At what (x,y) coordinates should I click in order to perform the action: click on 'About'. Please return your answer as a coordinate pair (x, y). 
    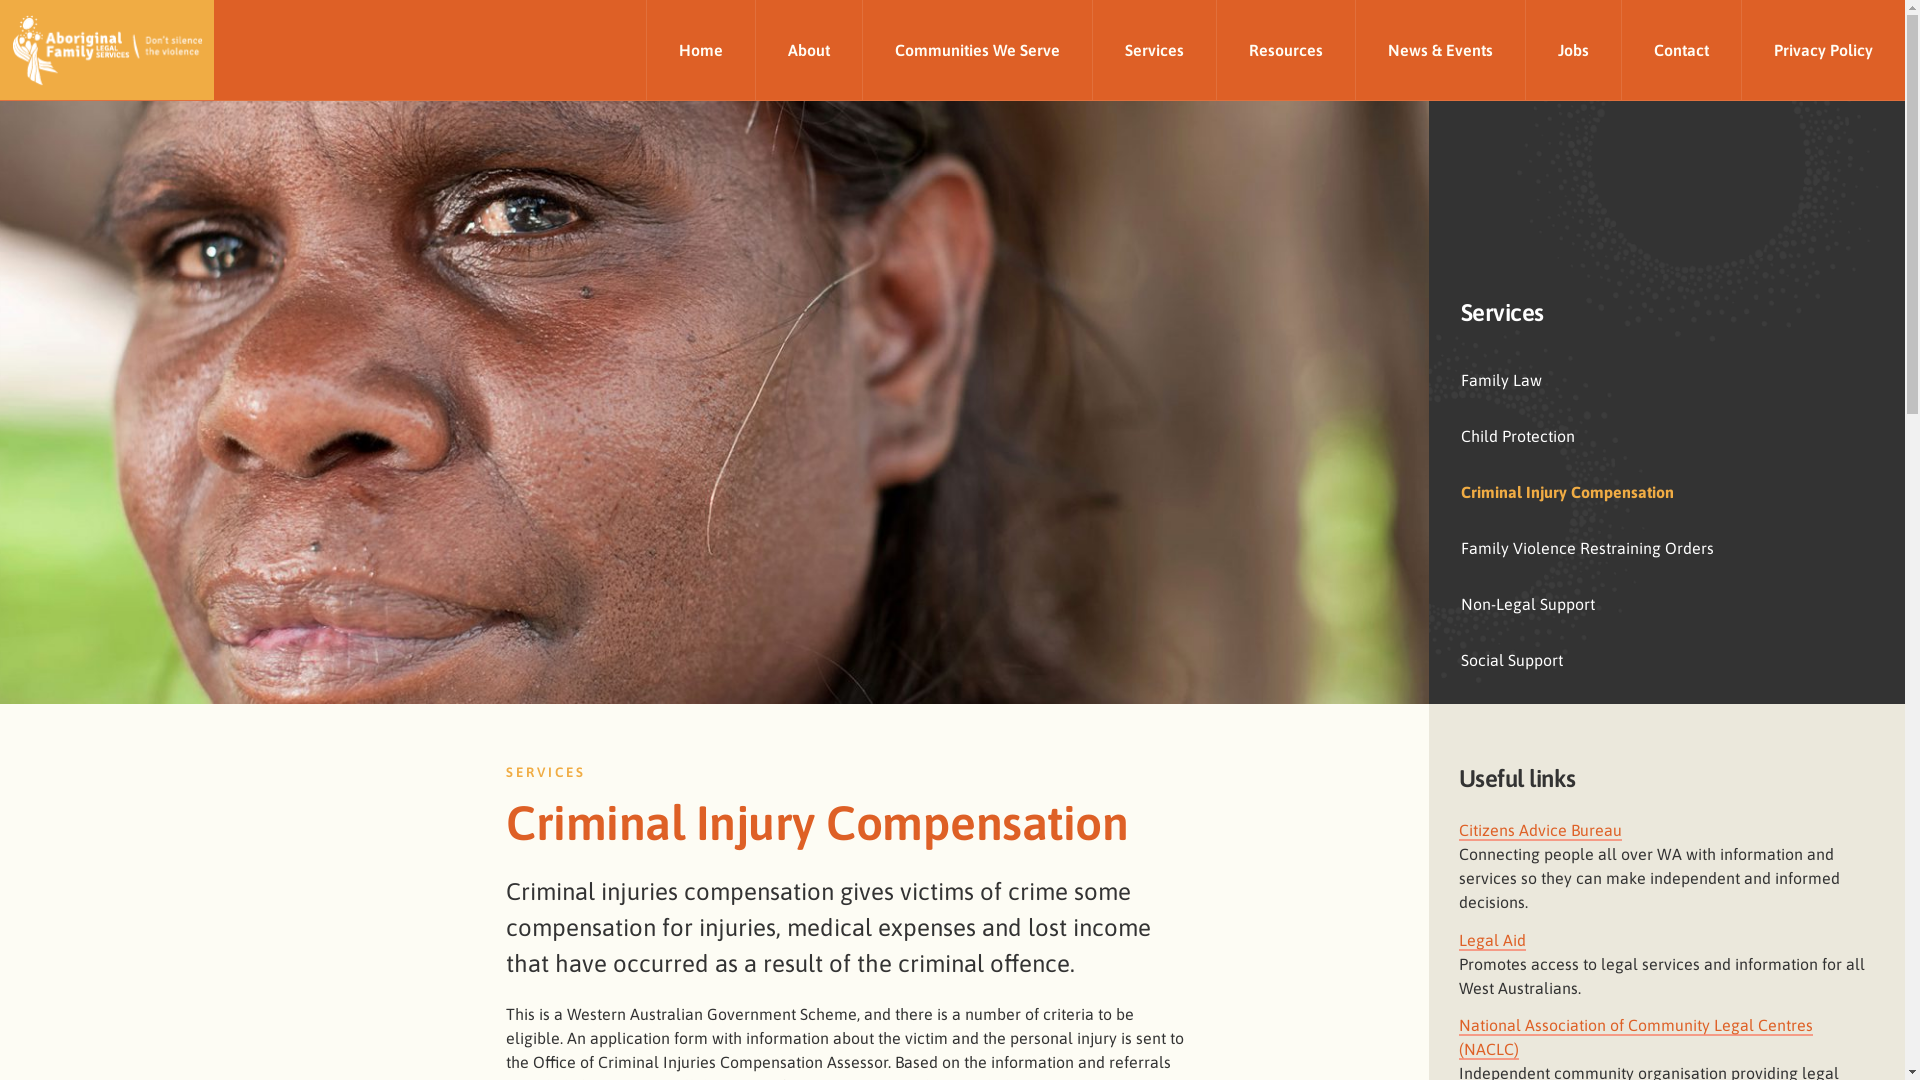
    Looking at the image, I should click on (753, 49).